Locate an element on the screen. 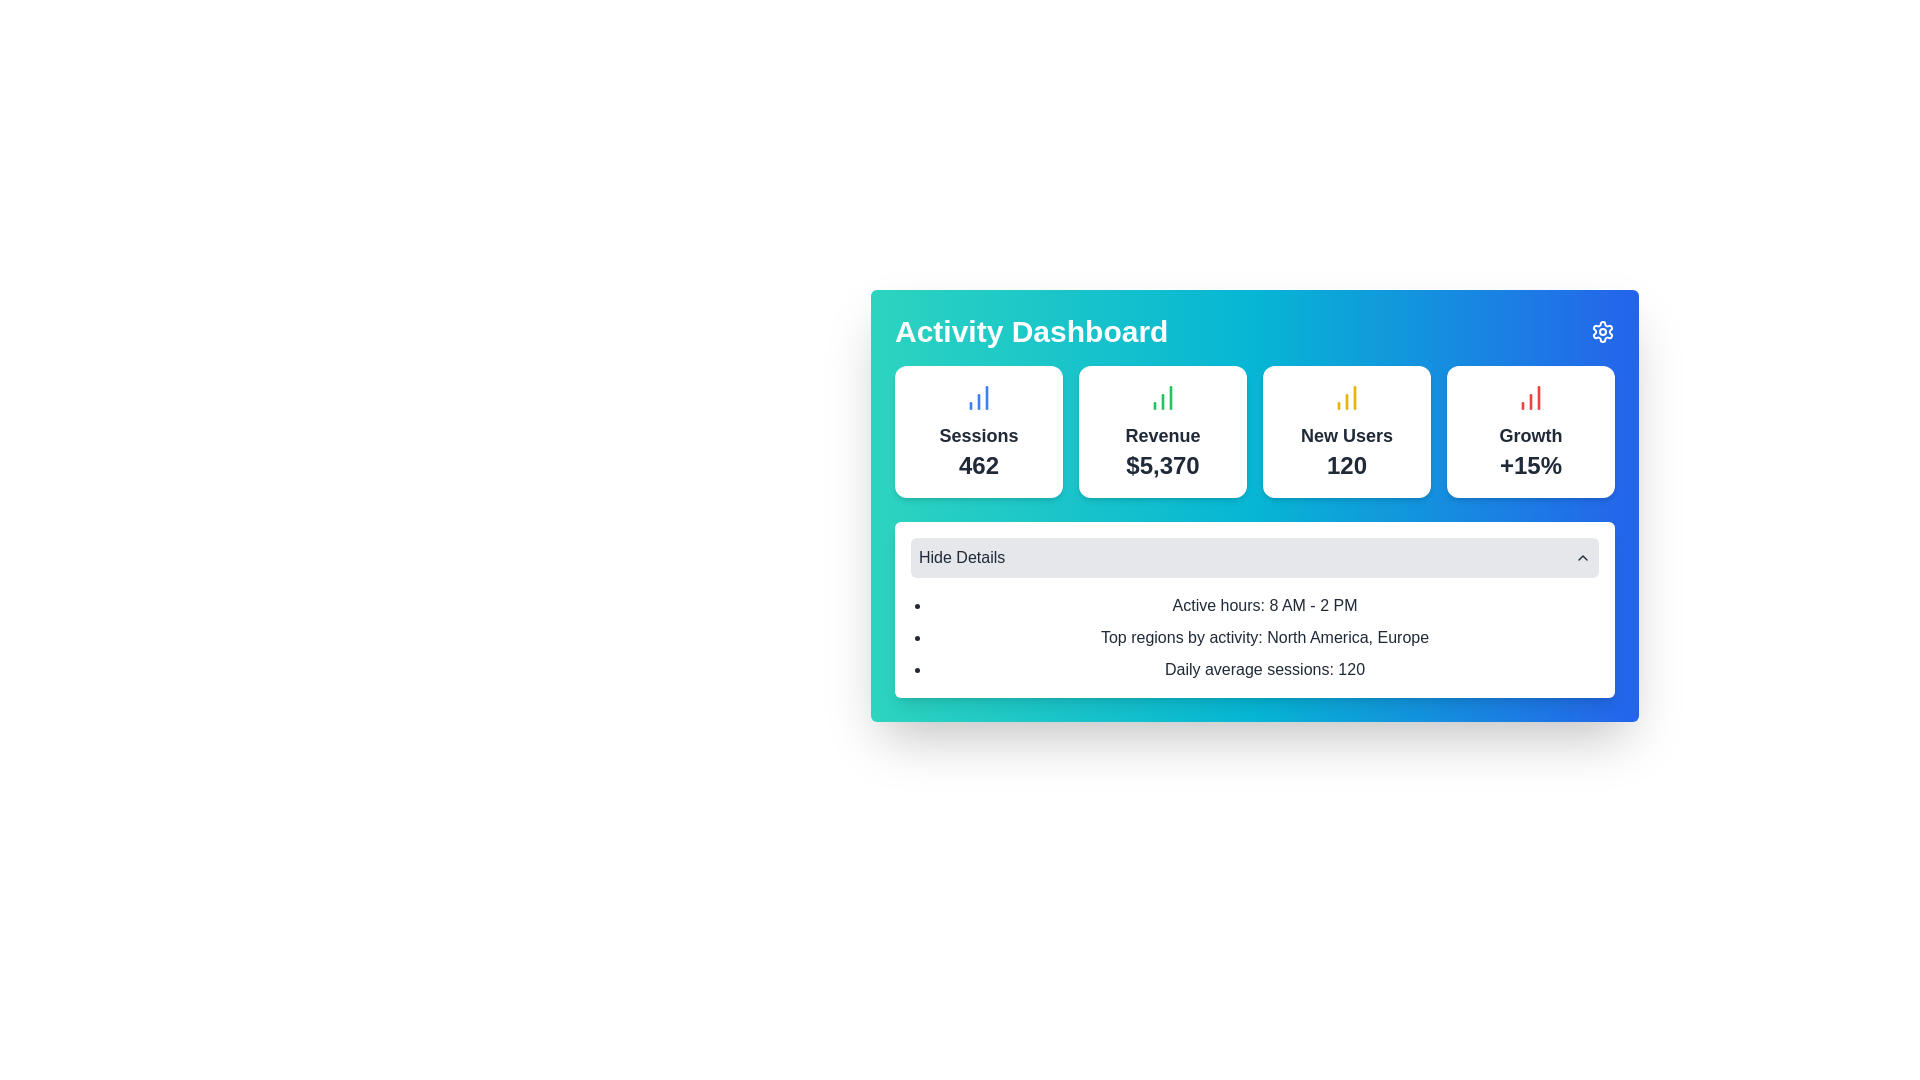  numerical count or metric value associated with the 'Sessions' label located at the bottom of the card labeled 'Sessions' in the top left corner is located at coordinates (979, 466).